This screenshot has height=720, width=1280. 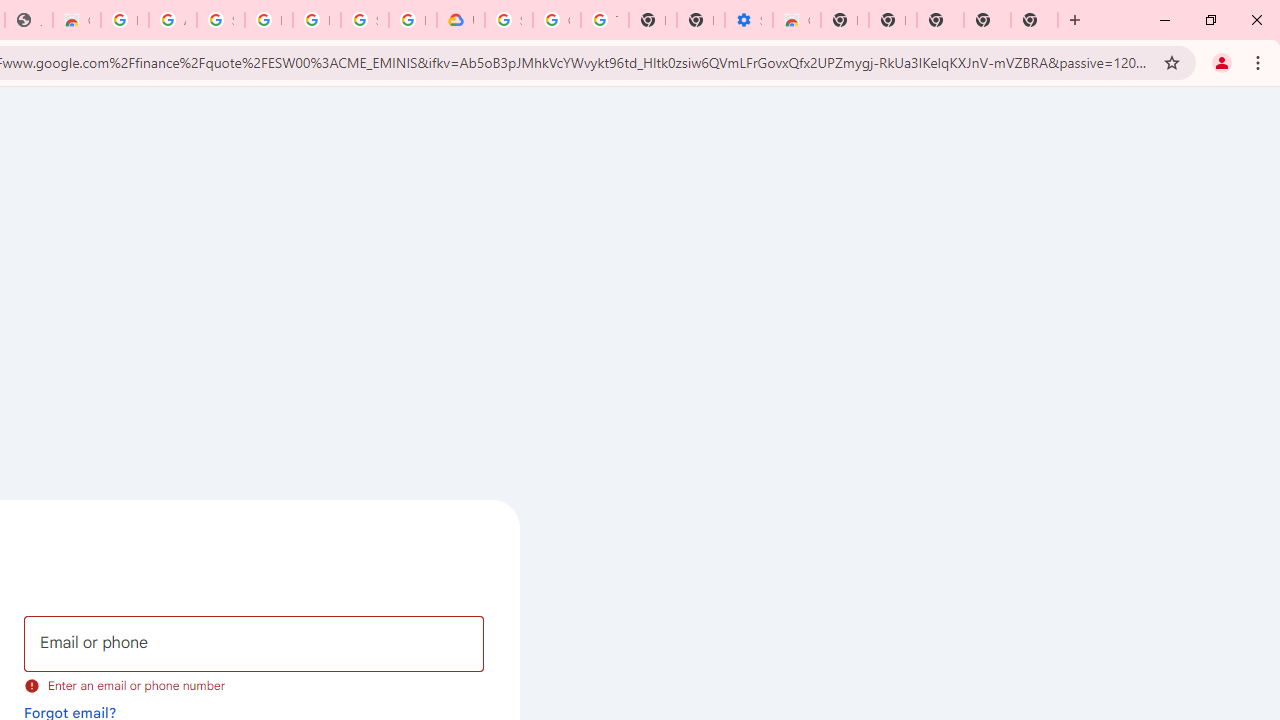 What do you see at coordinates (603, 20) in the screenshot?
I see `'Turn cookies on or off - Computer - Google Account Help'` at bounding box center [603, 20].